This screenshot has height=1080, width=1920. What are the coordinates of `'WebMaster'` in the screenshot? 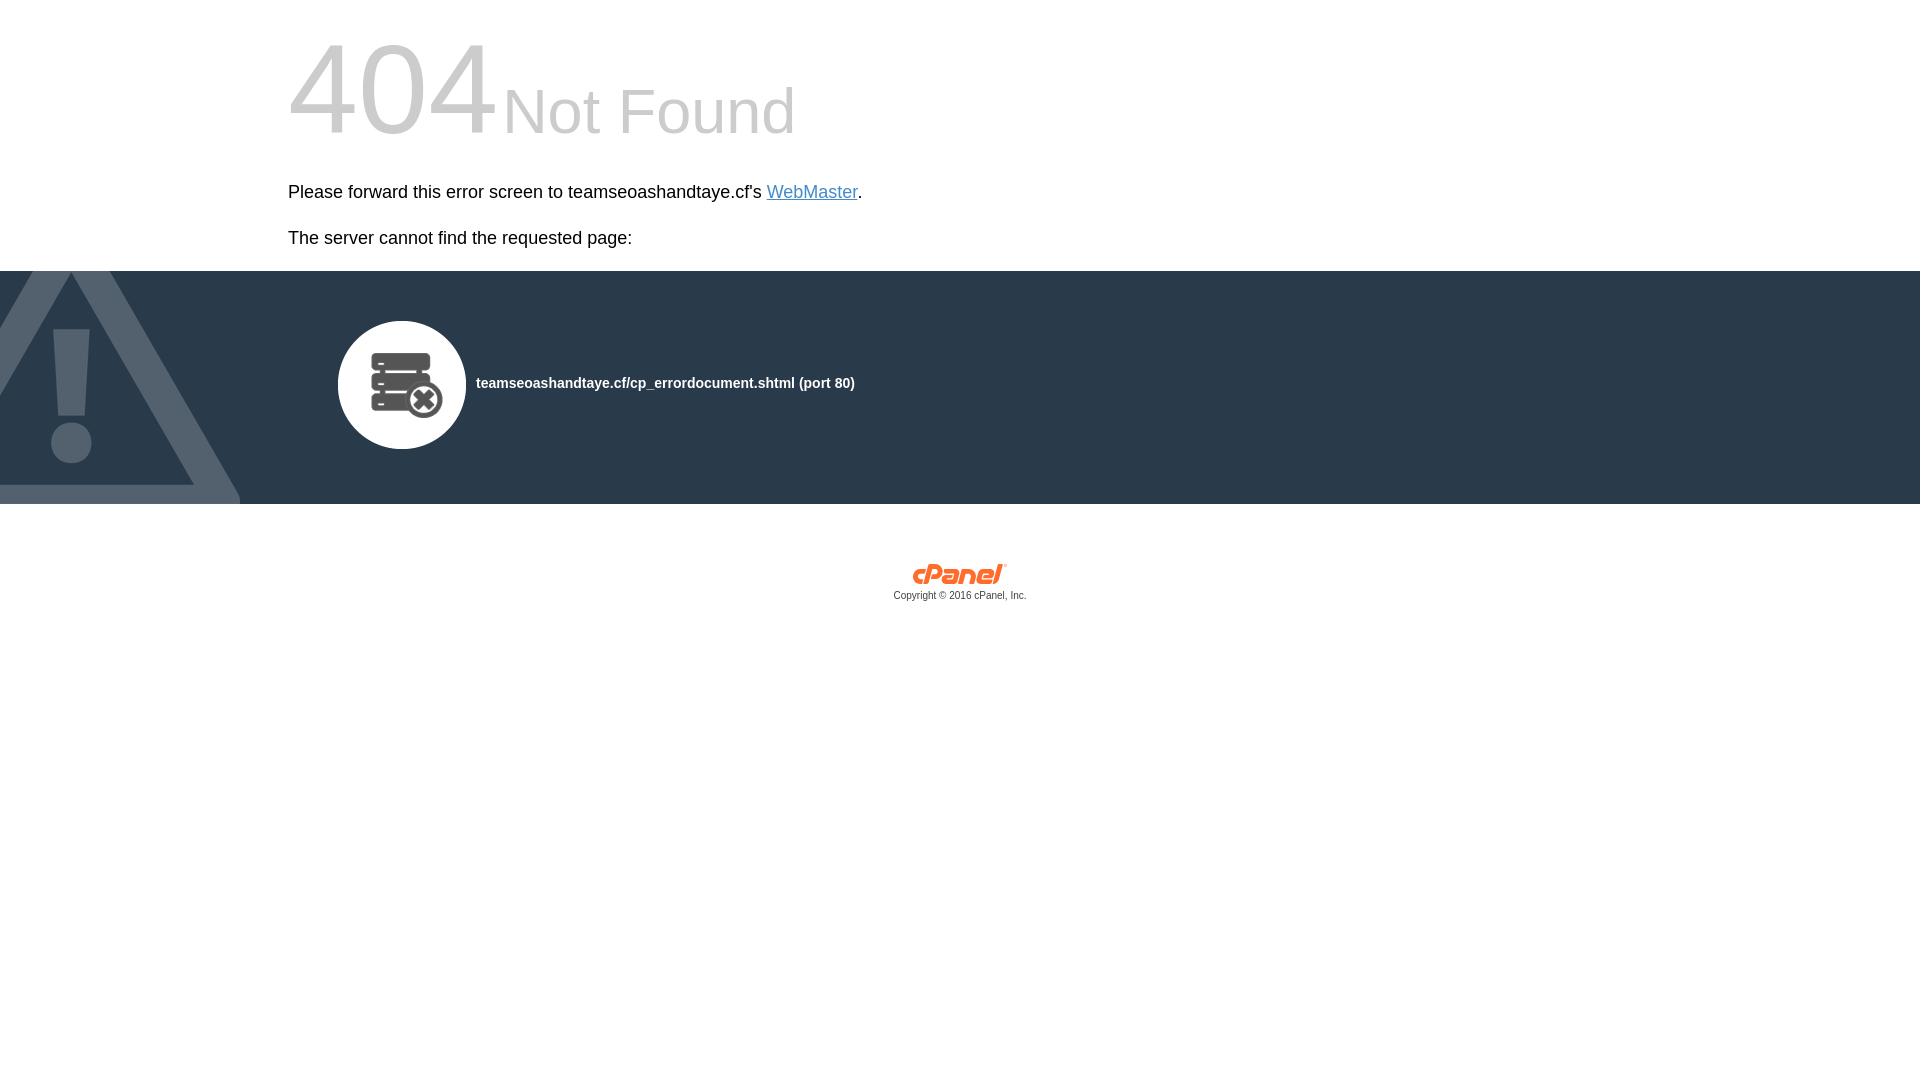 It's located at (812, 192).